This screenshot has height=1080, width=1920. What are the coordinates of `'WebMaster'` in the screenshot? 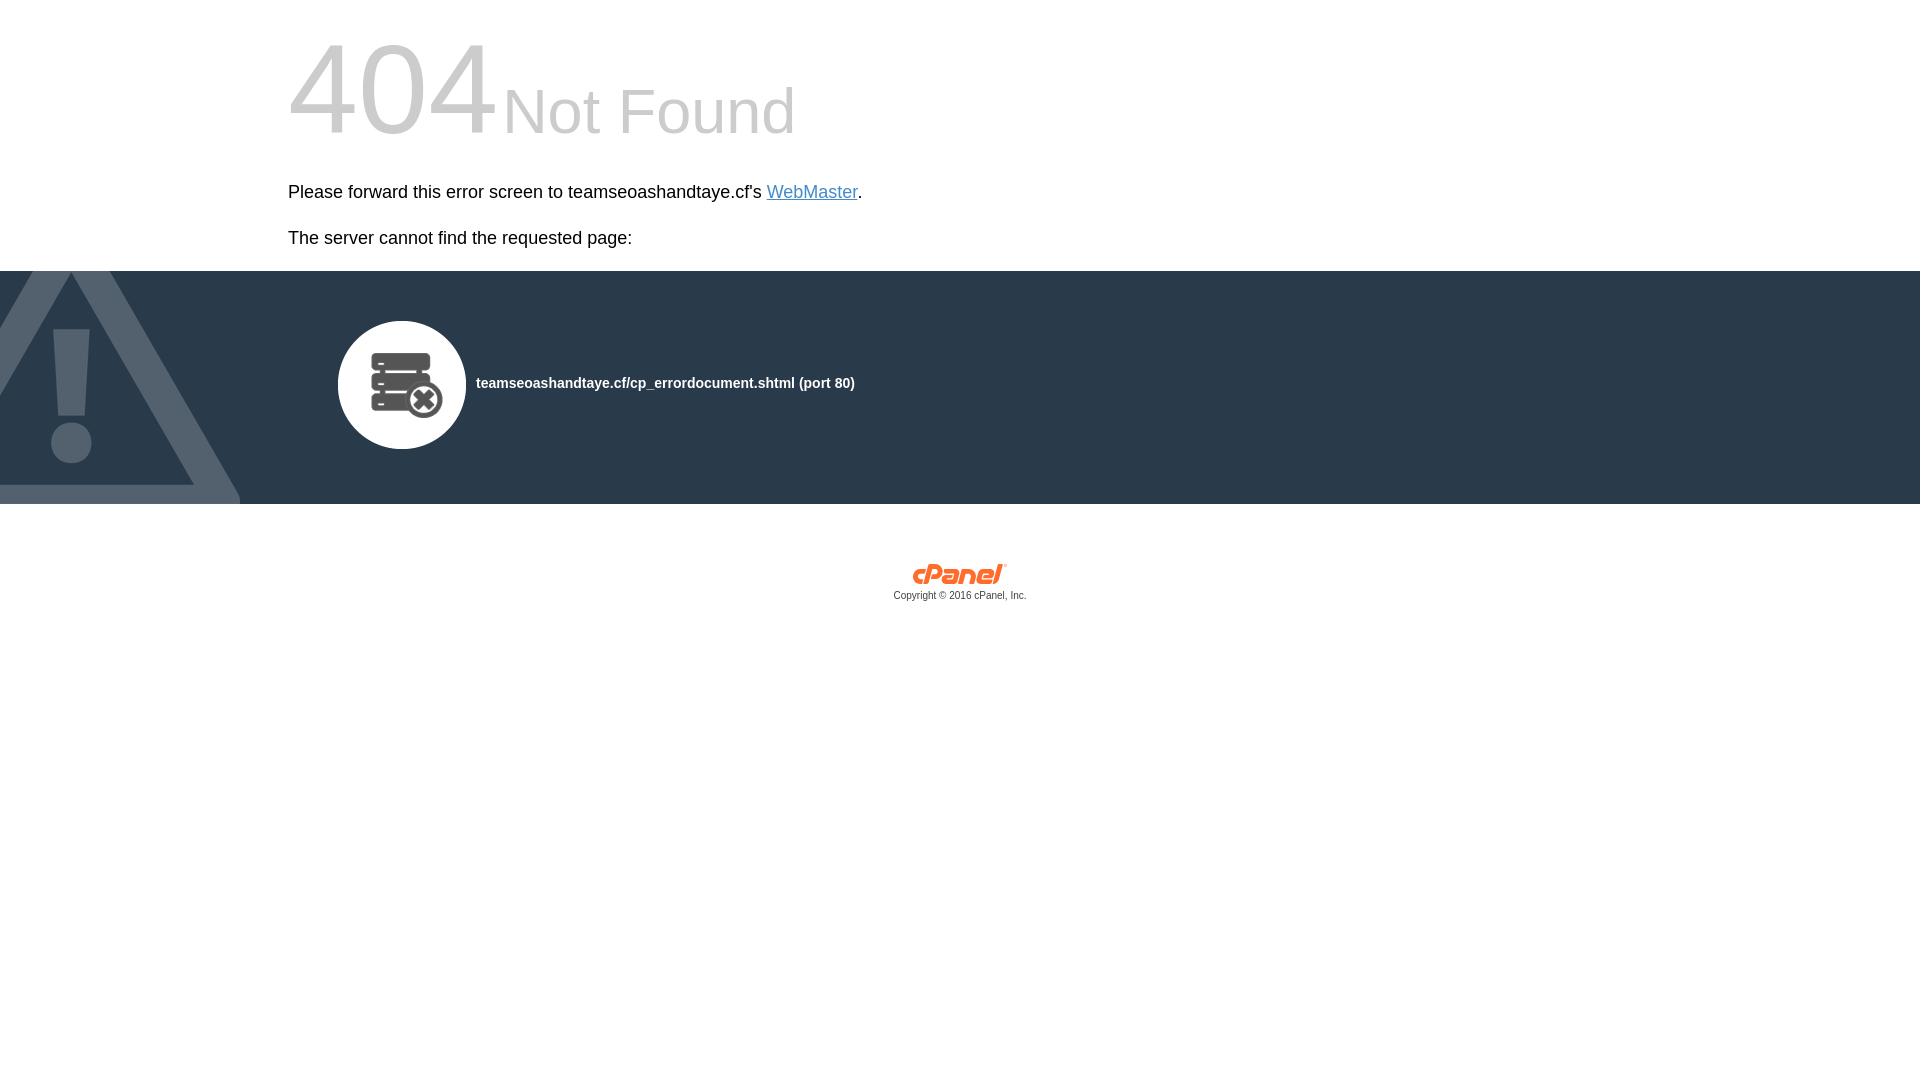 It's located at (812, 192).